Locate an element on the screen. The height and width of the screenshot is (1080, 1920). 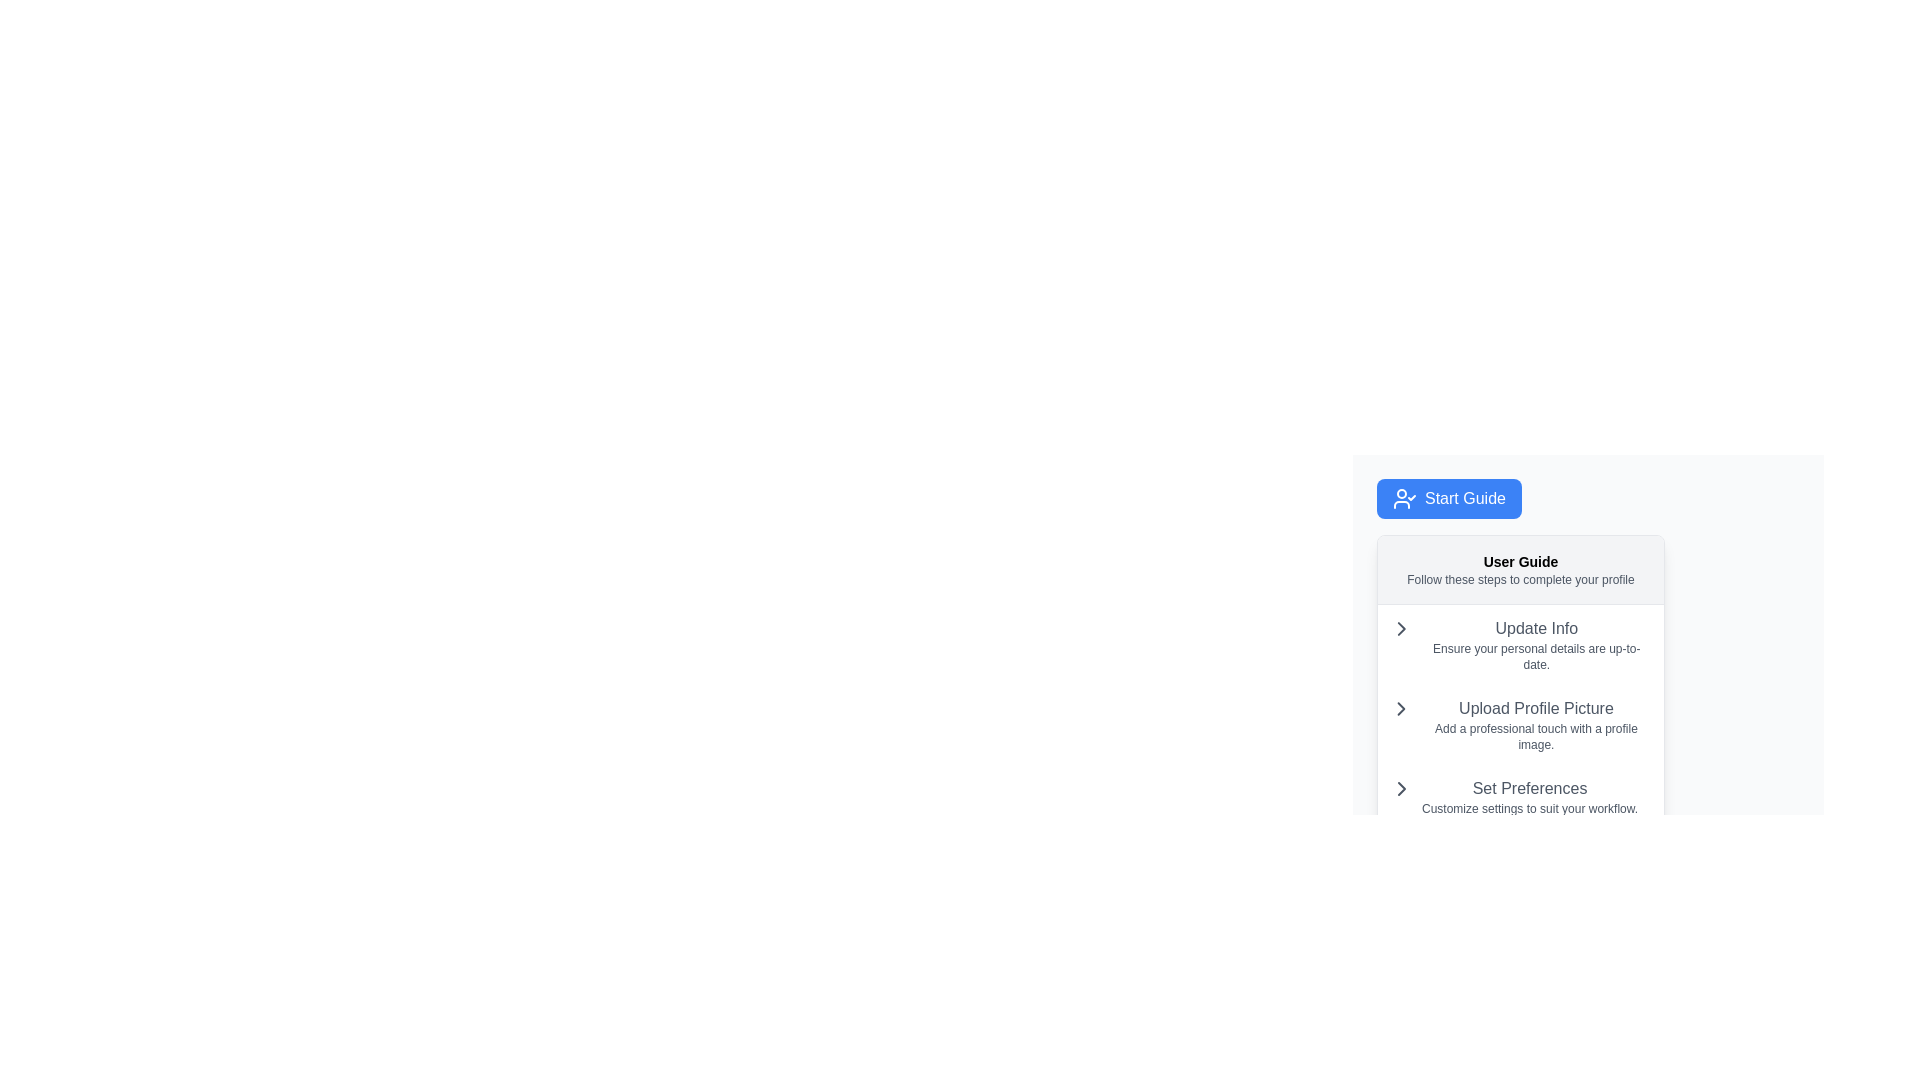
the right-facing chevron icon located to the left of the 'Update Info' text within the 'User Guide' card section to observe its visual change is located at coordinates (1400, 627).